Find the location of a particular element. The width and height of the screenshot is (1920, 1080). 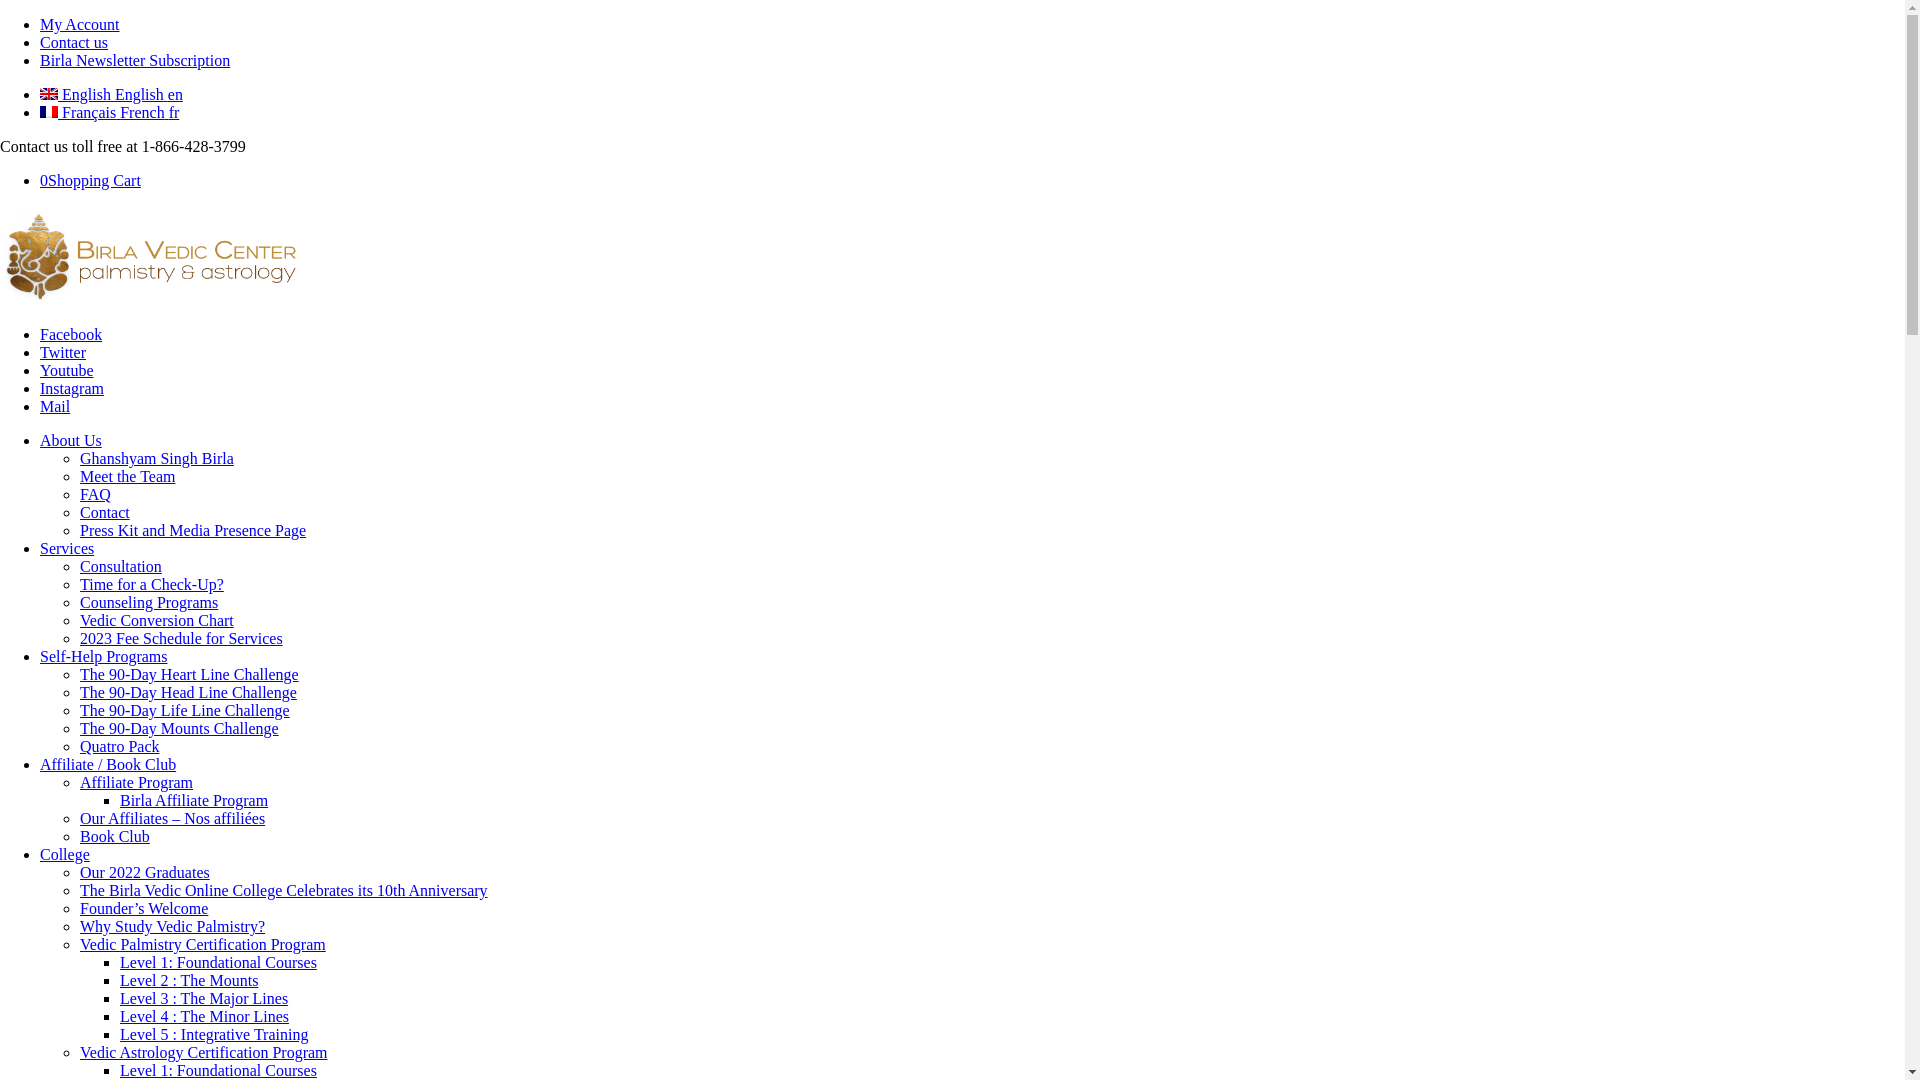

'Counseling Programs' is located at coordinates (147, 601).